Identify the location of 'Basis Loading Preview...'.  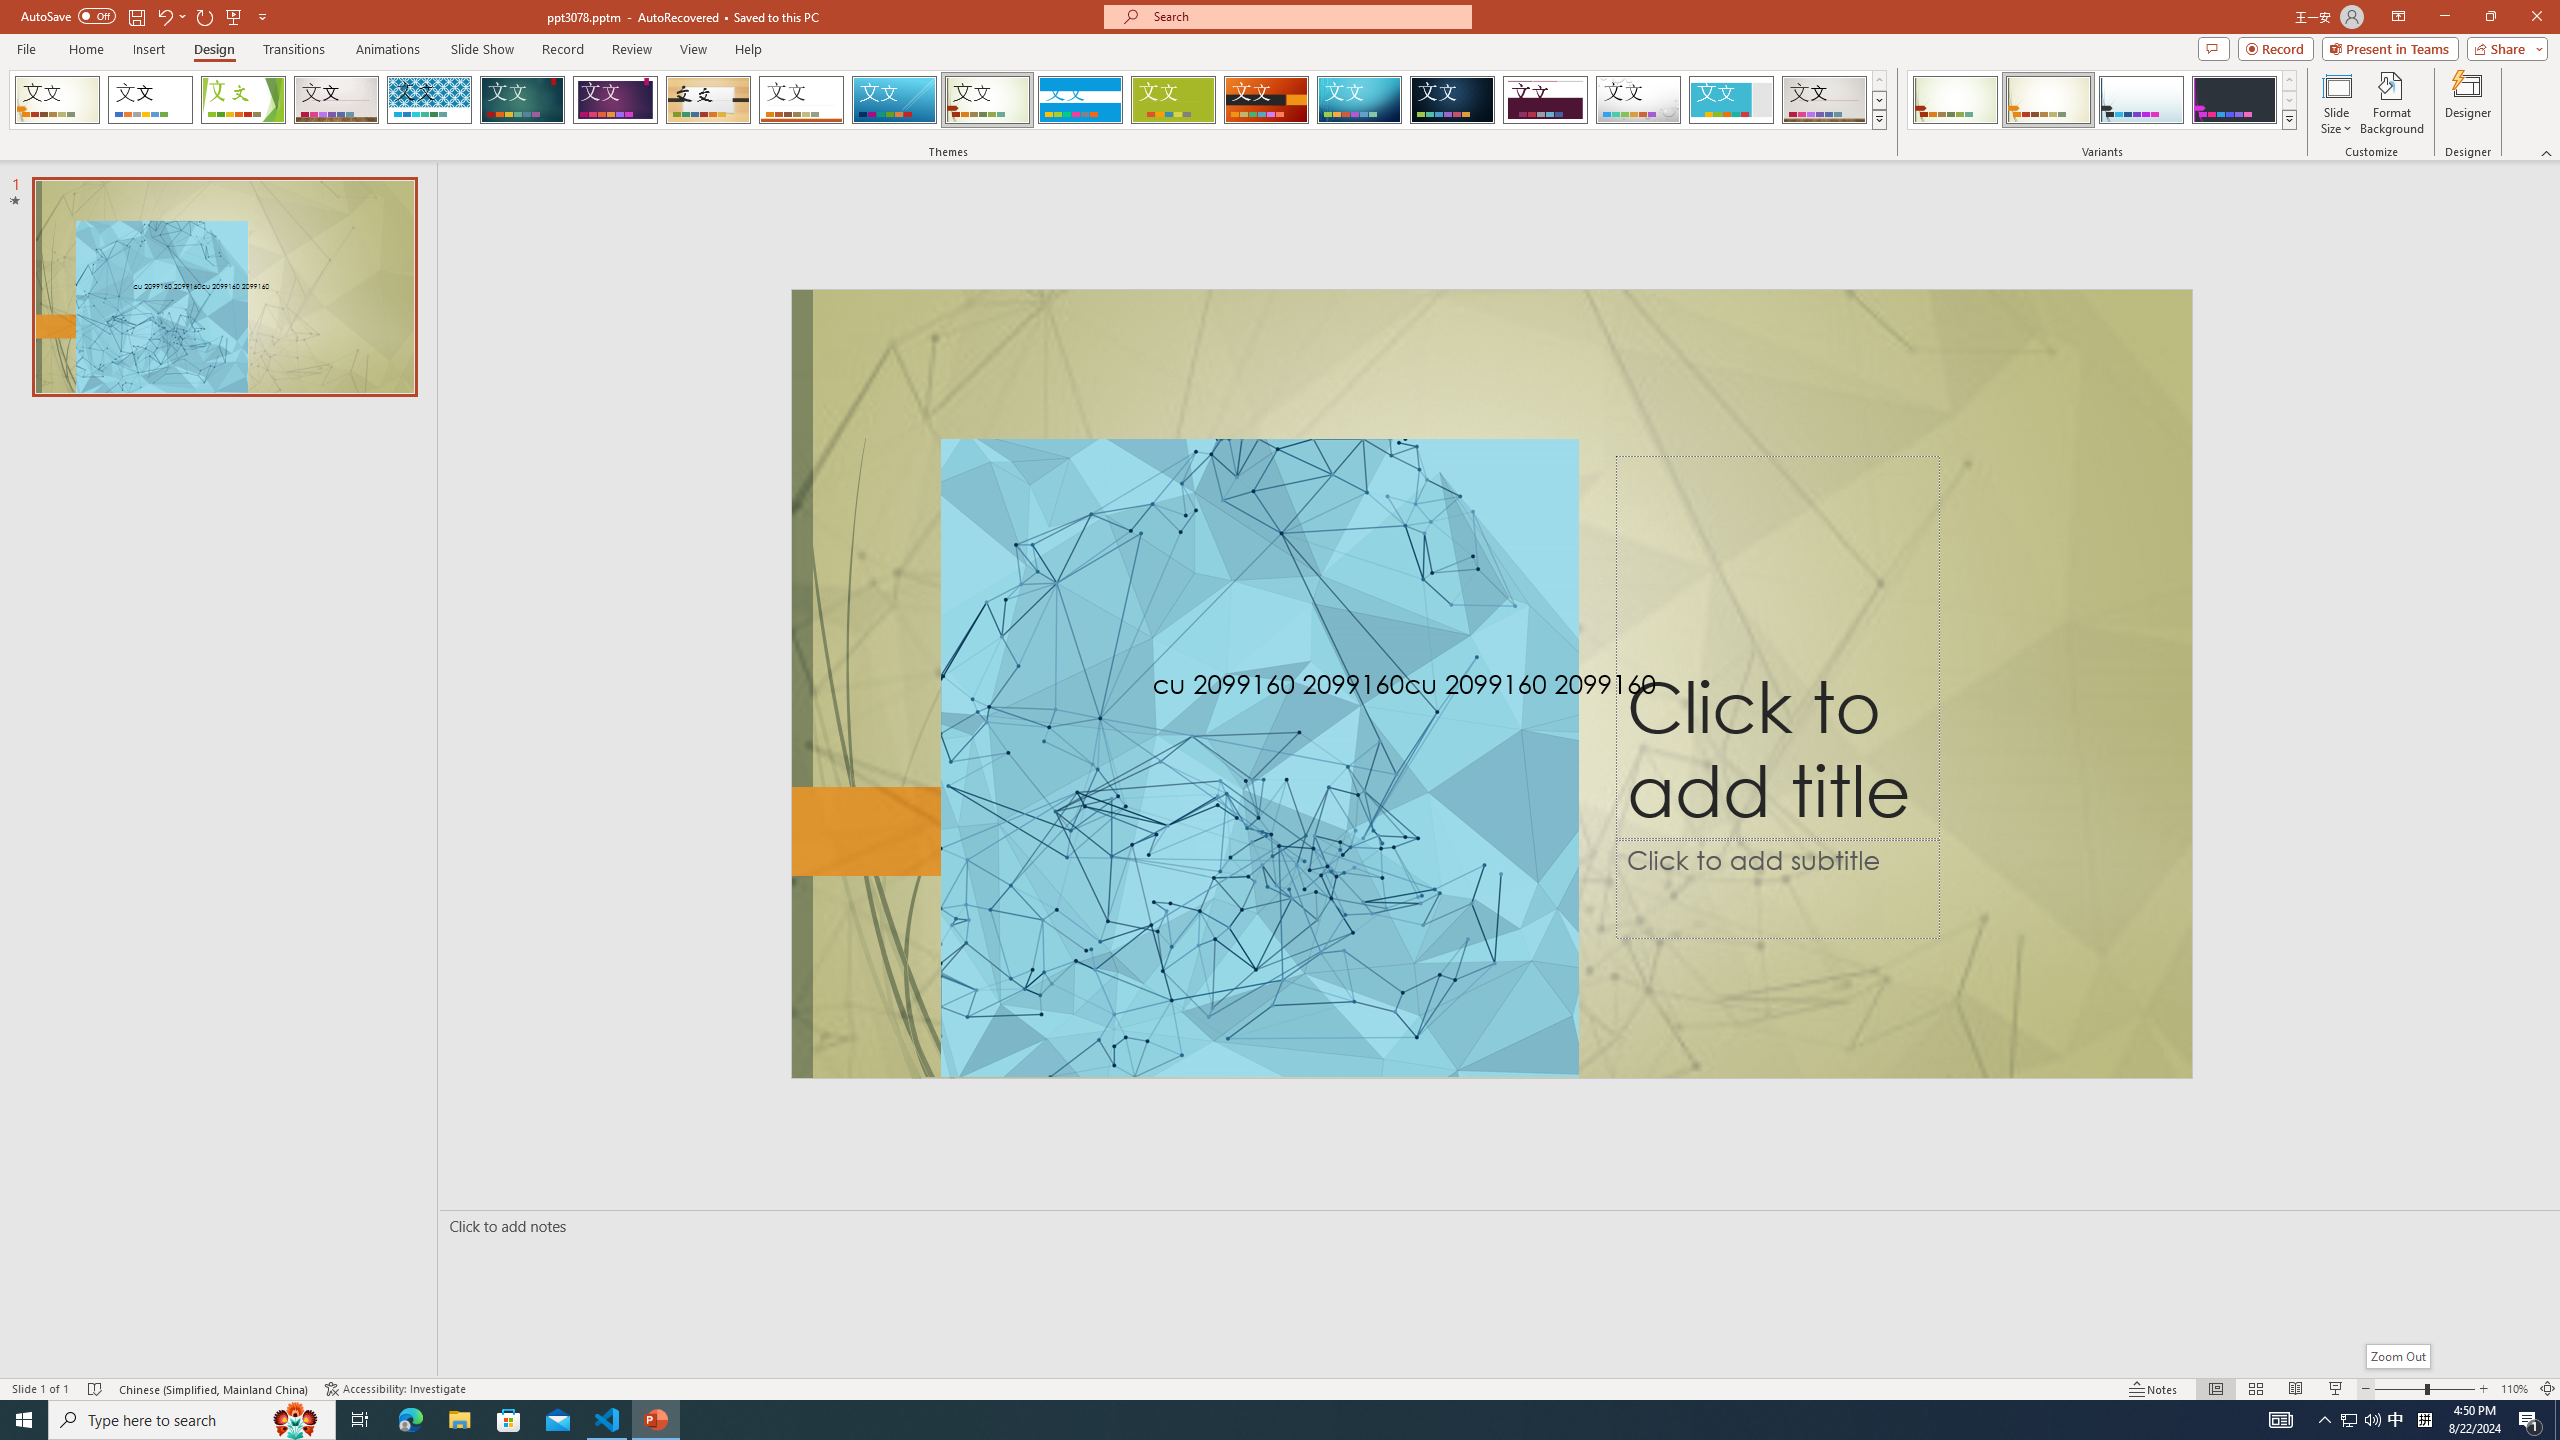
(1173, 99).